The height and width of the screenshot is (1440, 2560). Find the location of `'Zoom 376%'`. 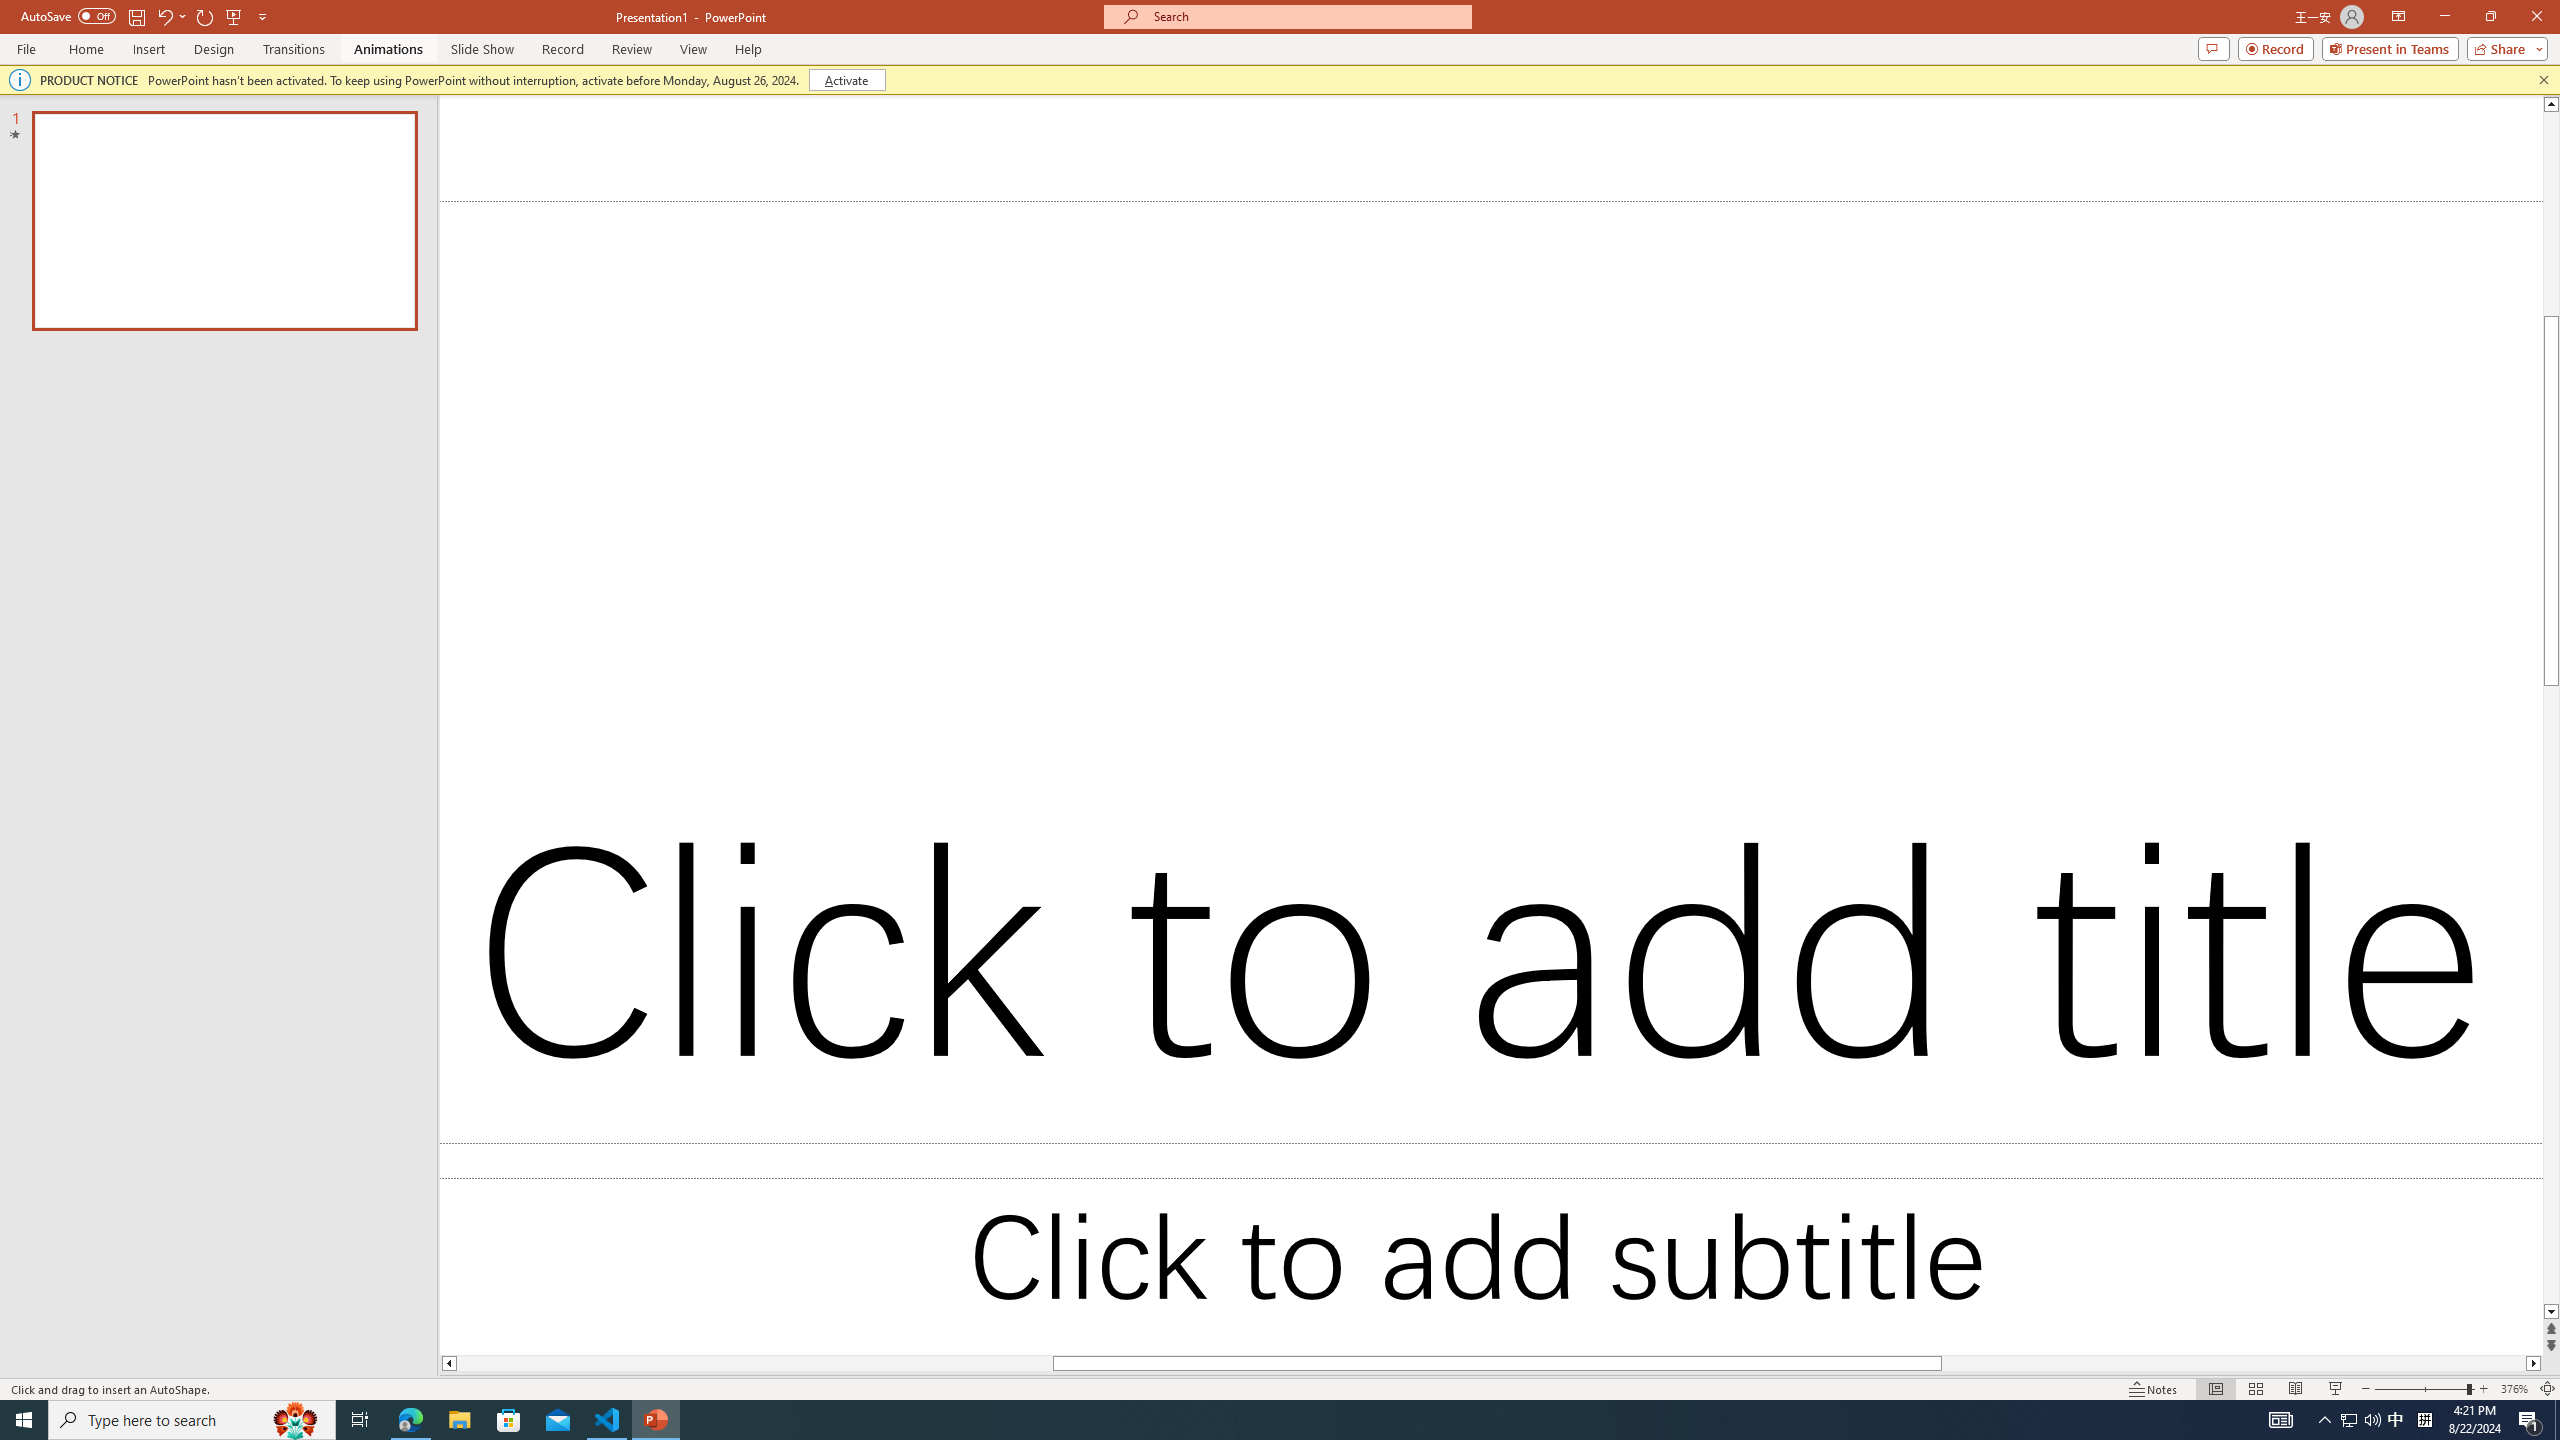

'Zoom 376%' is located at coordinates (2515, 1389).